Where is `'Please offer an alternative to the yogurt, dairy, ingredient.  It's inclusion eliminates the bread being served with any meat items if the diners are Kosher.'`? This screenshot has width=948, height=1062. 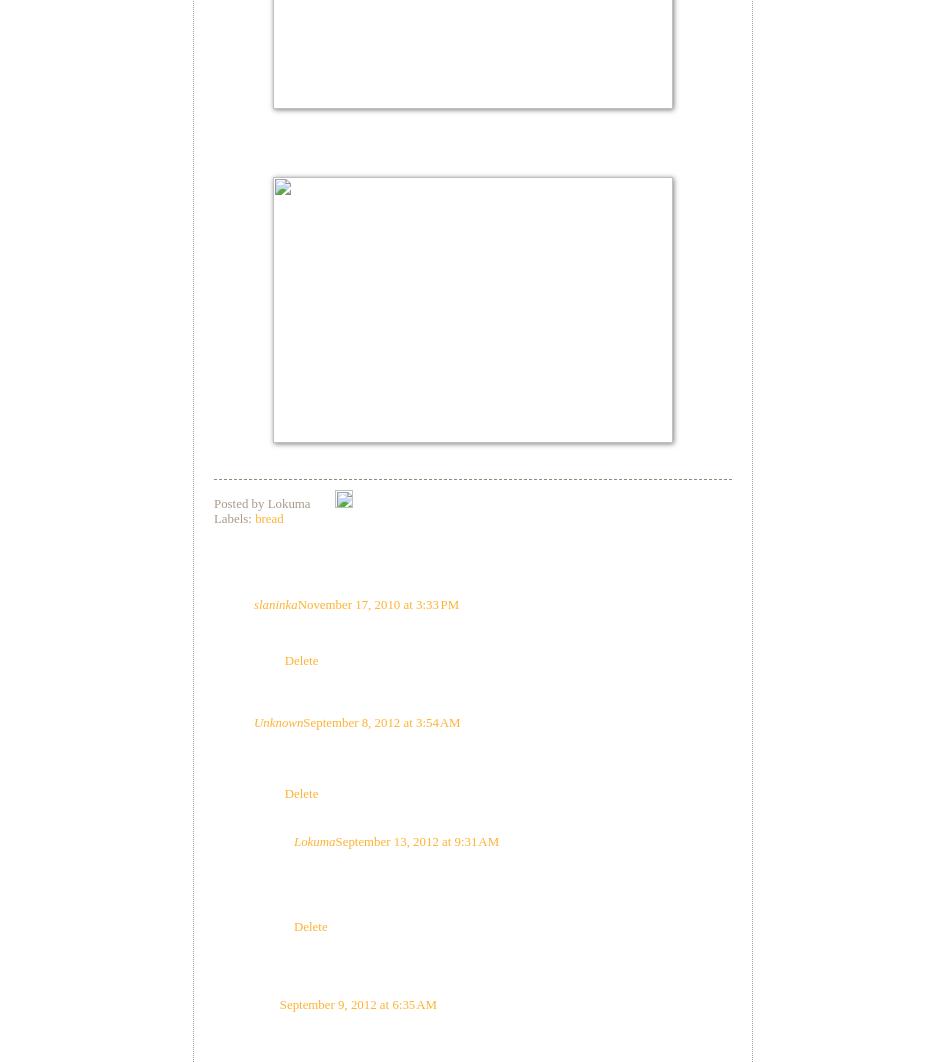
'Please offer an alternative to the yogurt, dairy, ingredient.  It's inclusion eliminates the bread being served with any meat items if the diners are Kosher.' is located at coordinates (490, 758).